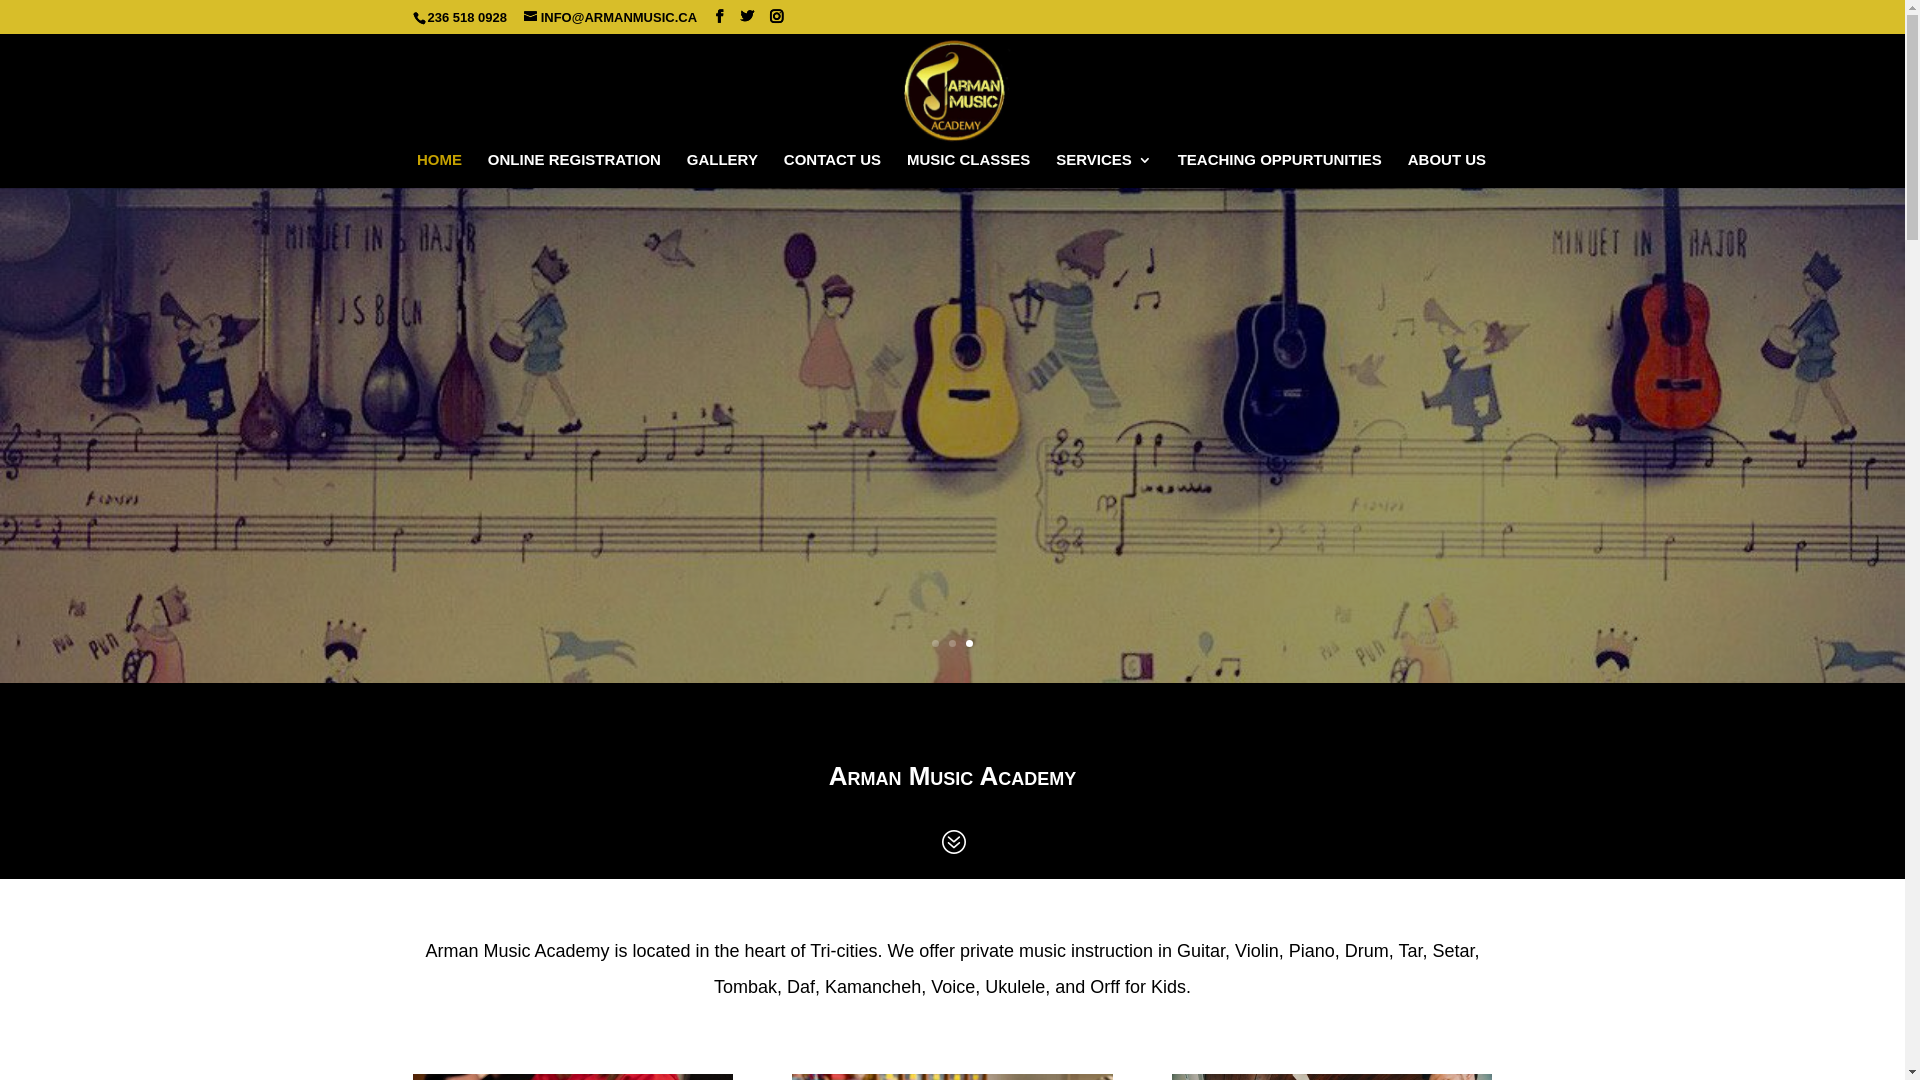 The width and height of the screenshot is (1920, 1080). Describe the element at coordinates (573, 168) in the screenshot. I see `'ONLINE REGISTRATION'` at that location.